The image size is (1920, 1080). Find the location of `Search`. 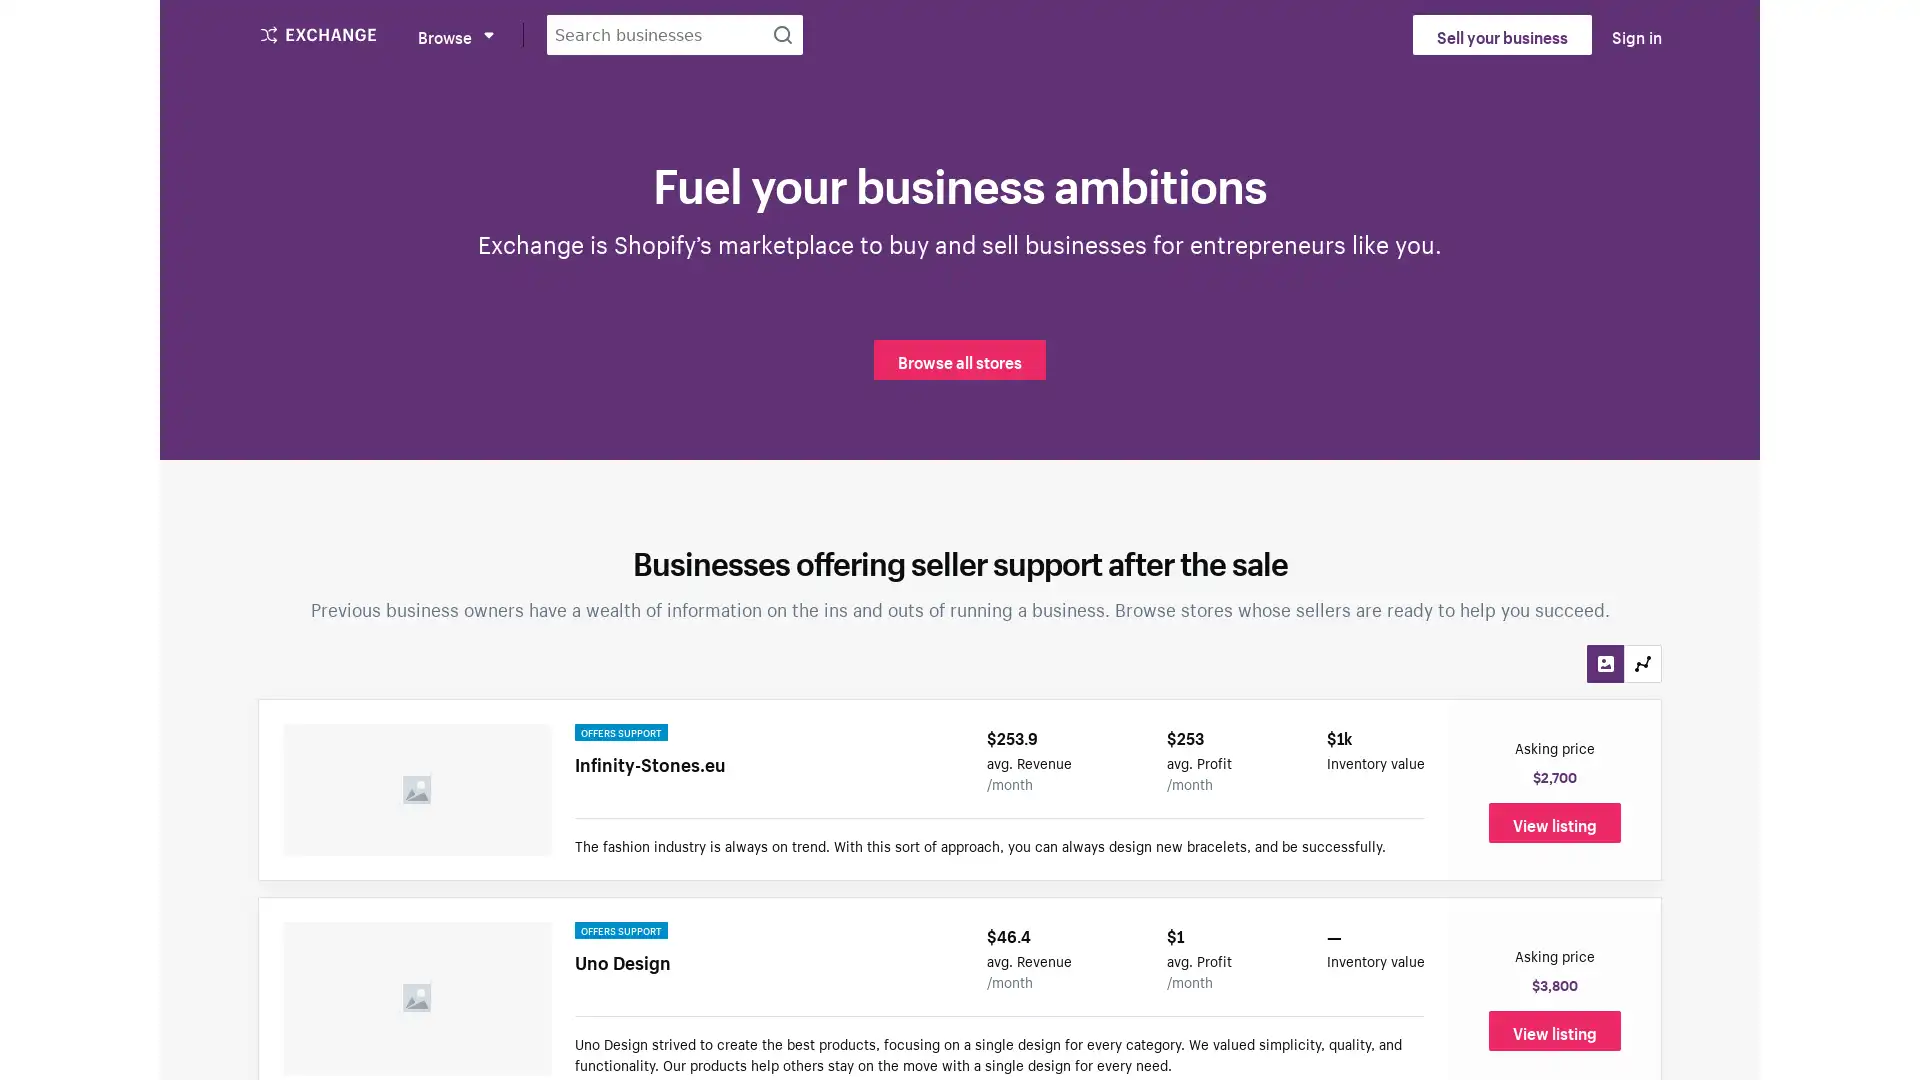

Search is located at coordinates (781, 34).